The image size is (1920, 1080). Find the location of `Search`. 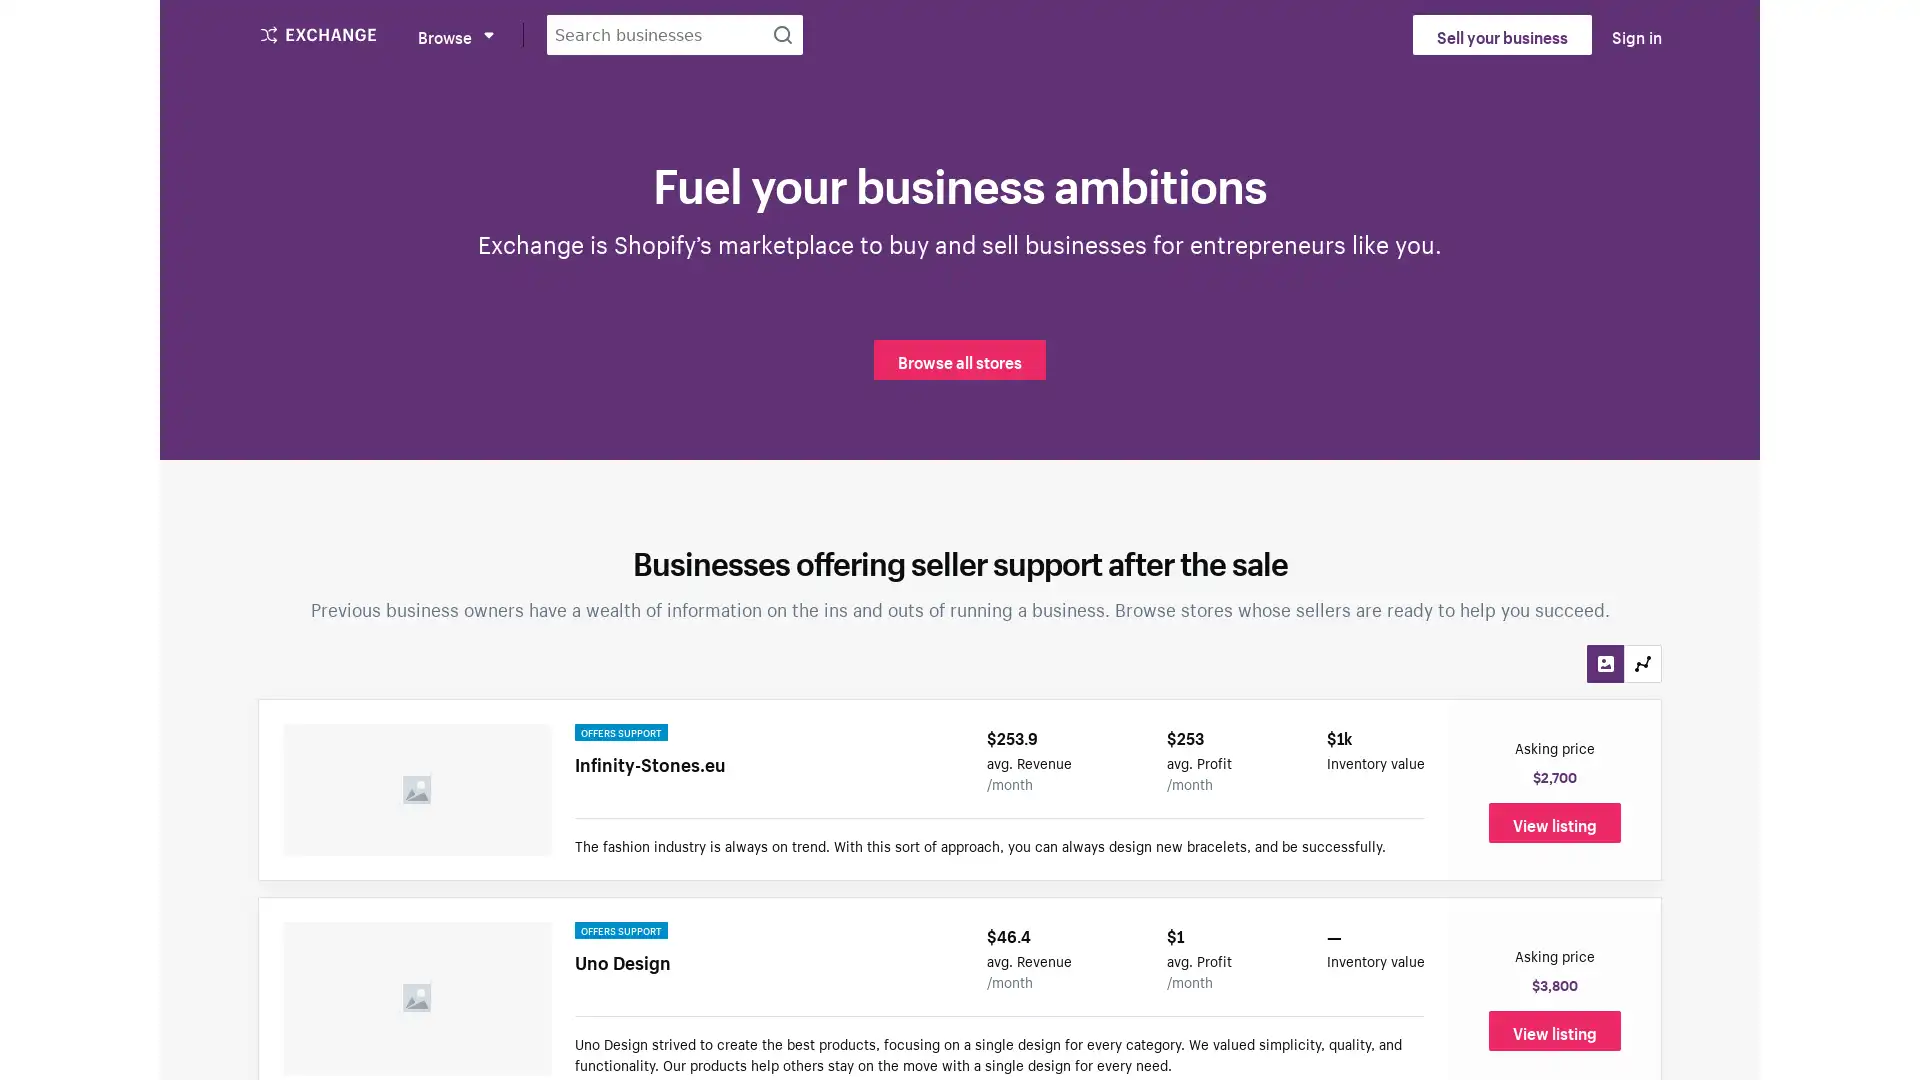

Search is located at coordinates (781, 34).